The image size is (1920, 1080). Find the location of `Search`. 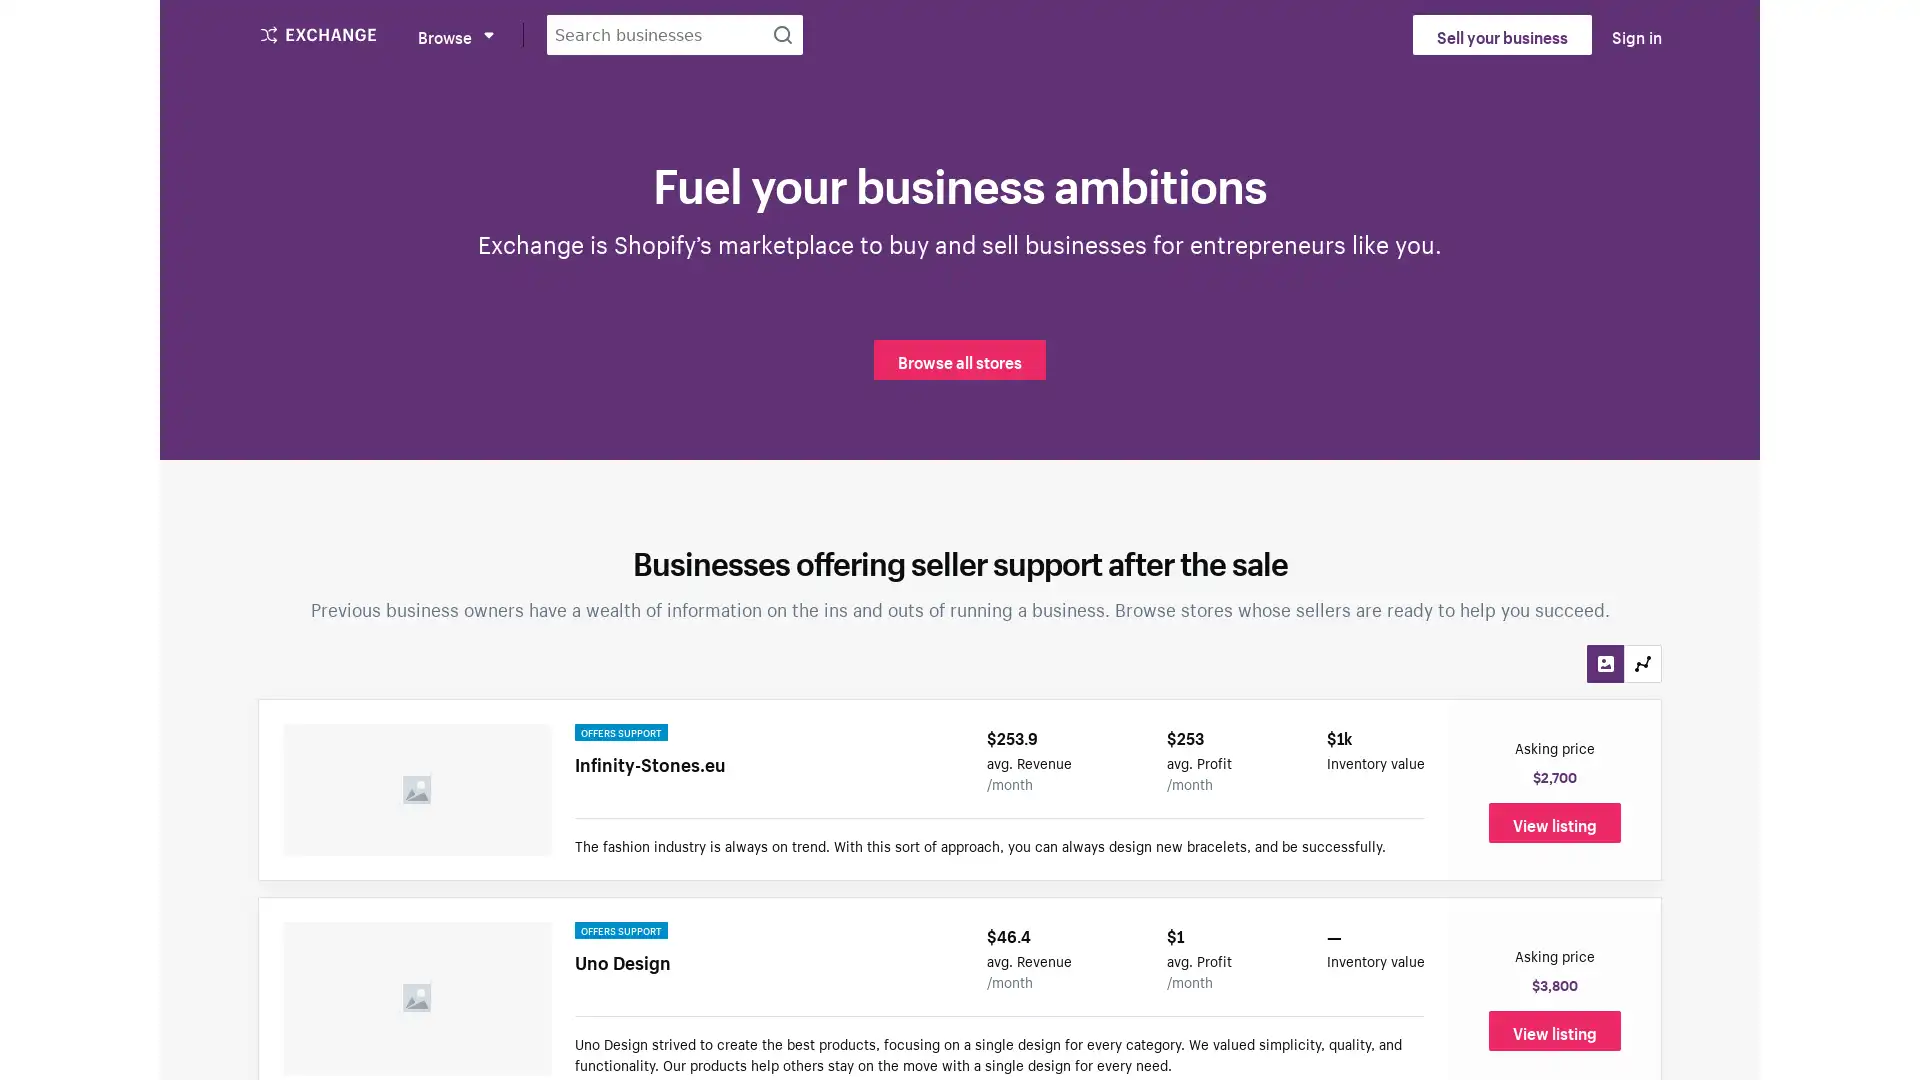

Search is located at coordinates (781, 34).